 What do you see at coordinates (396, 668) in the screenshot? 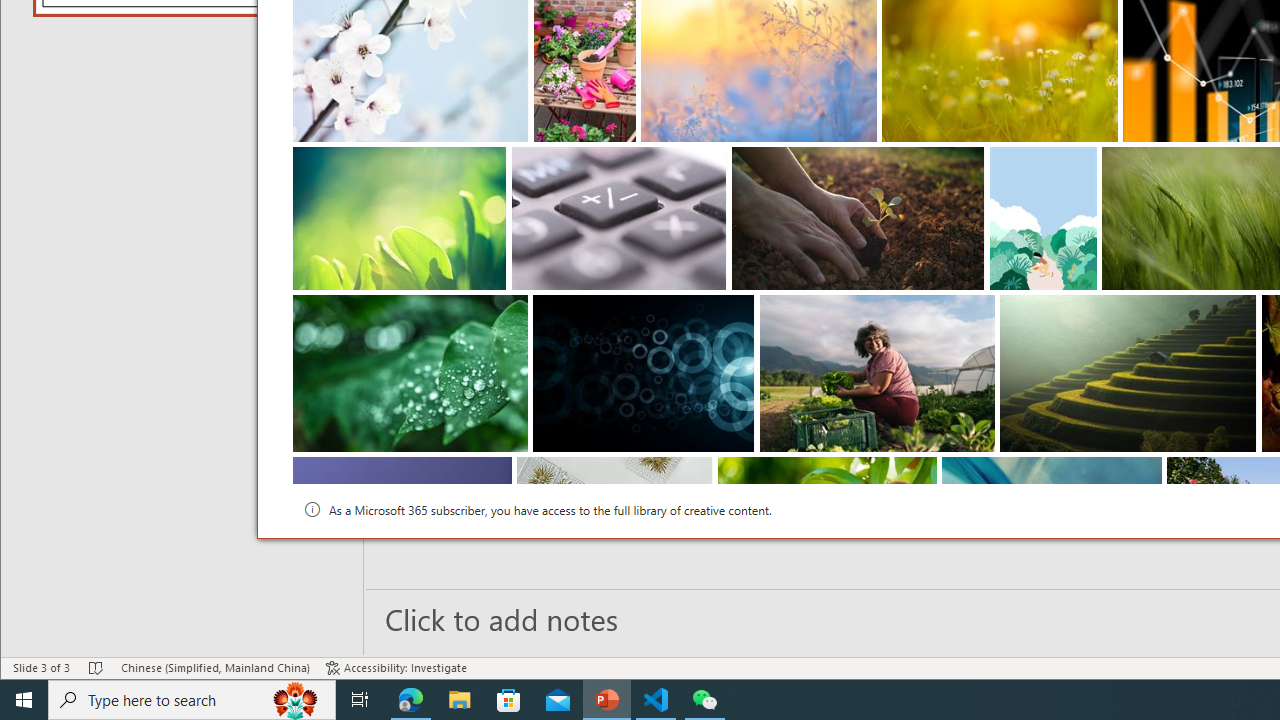
I see `'Accessibility Checker Accessibility: Investigate'` at bounding box center [396, 668].